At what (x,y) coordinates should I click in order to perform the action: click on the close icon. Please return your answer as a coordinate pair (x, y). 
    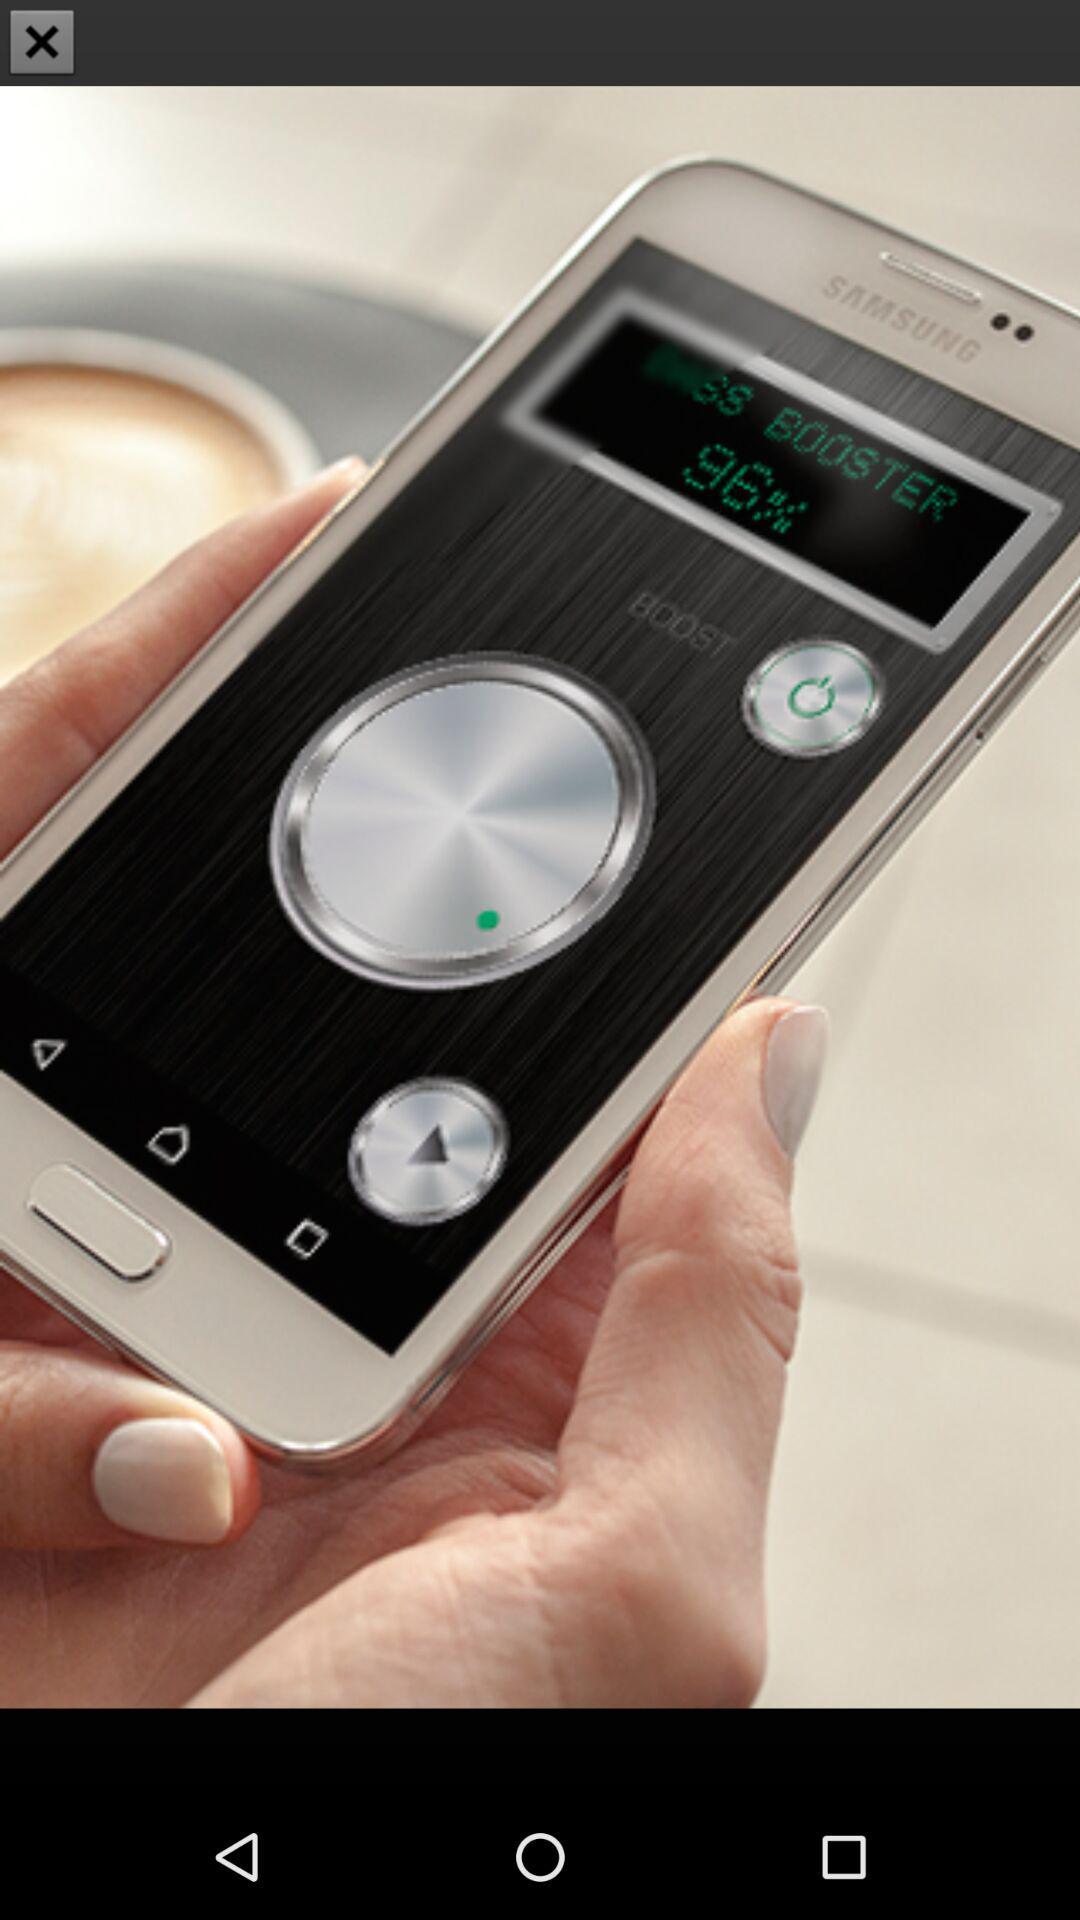
    Looking at the image, I should click on (42, 44).